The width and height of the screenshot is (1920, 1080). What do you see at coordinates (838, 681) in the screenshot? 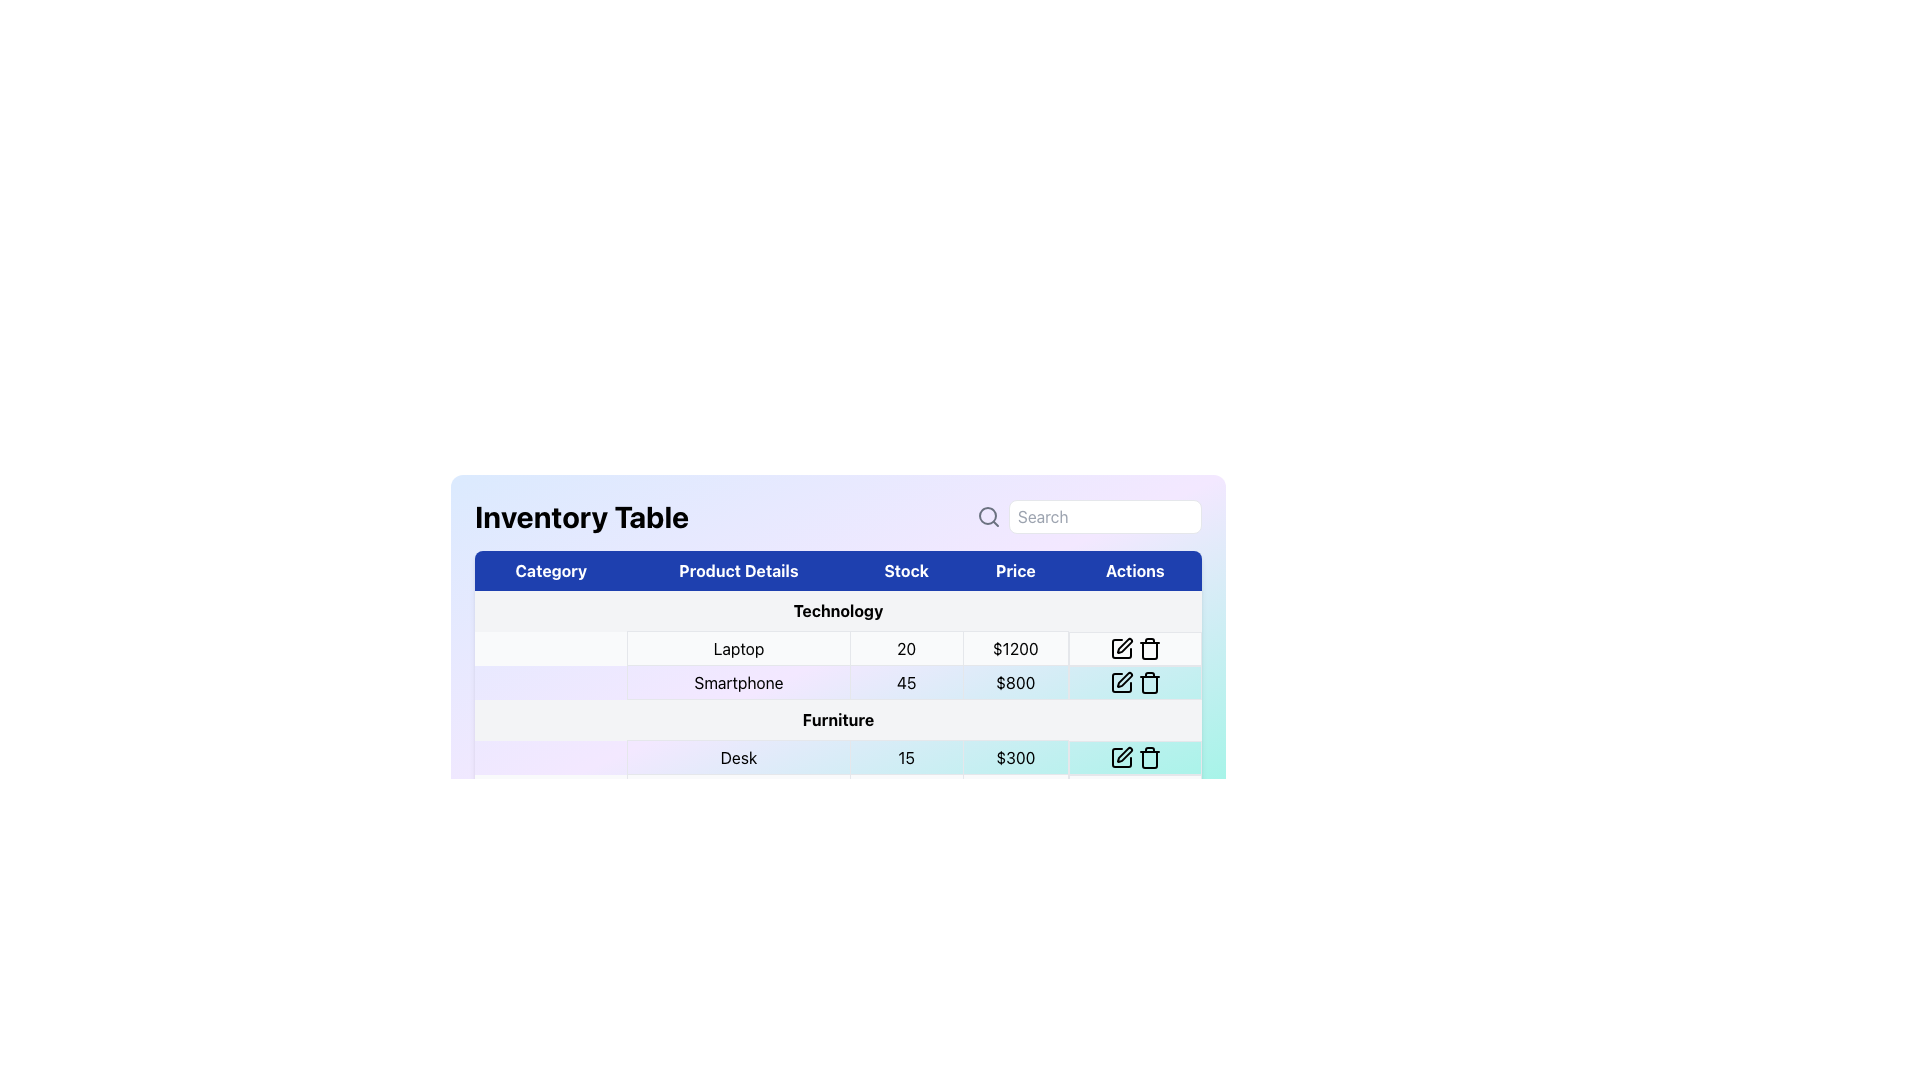
I see `textual content of the Tabular Data Row element containing 'Smartphone', '45', and '$800', which is the second row in the 'Technology' table` at bounding box center [838, 681].